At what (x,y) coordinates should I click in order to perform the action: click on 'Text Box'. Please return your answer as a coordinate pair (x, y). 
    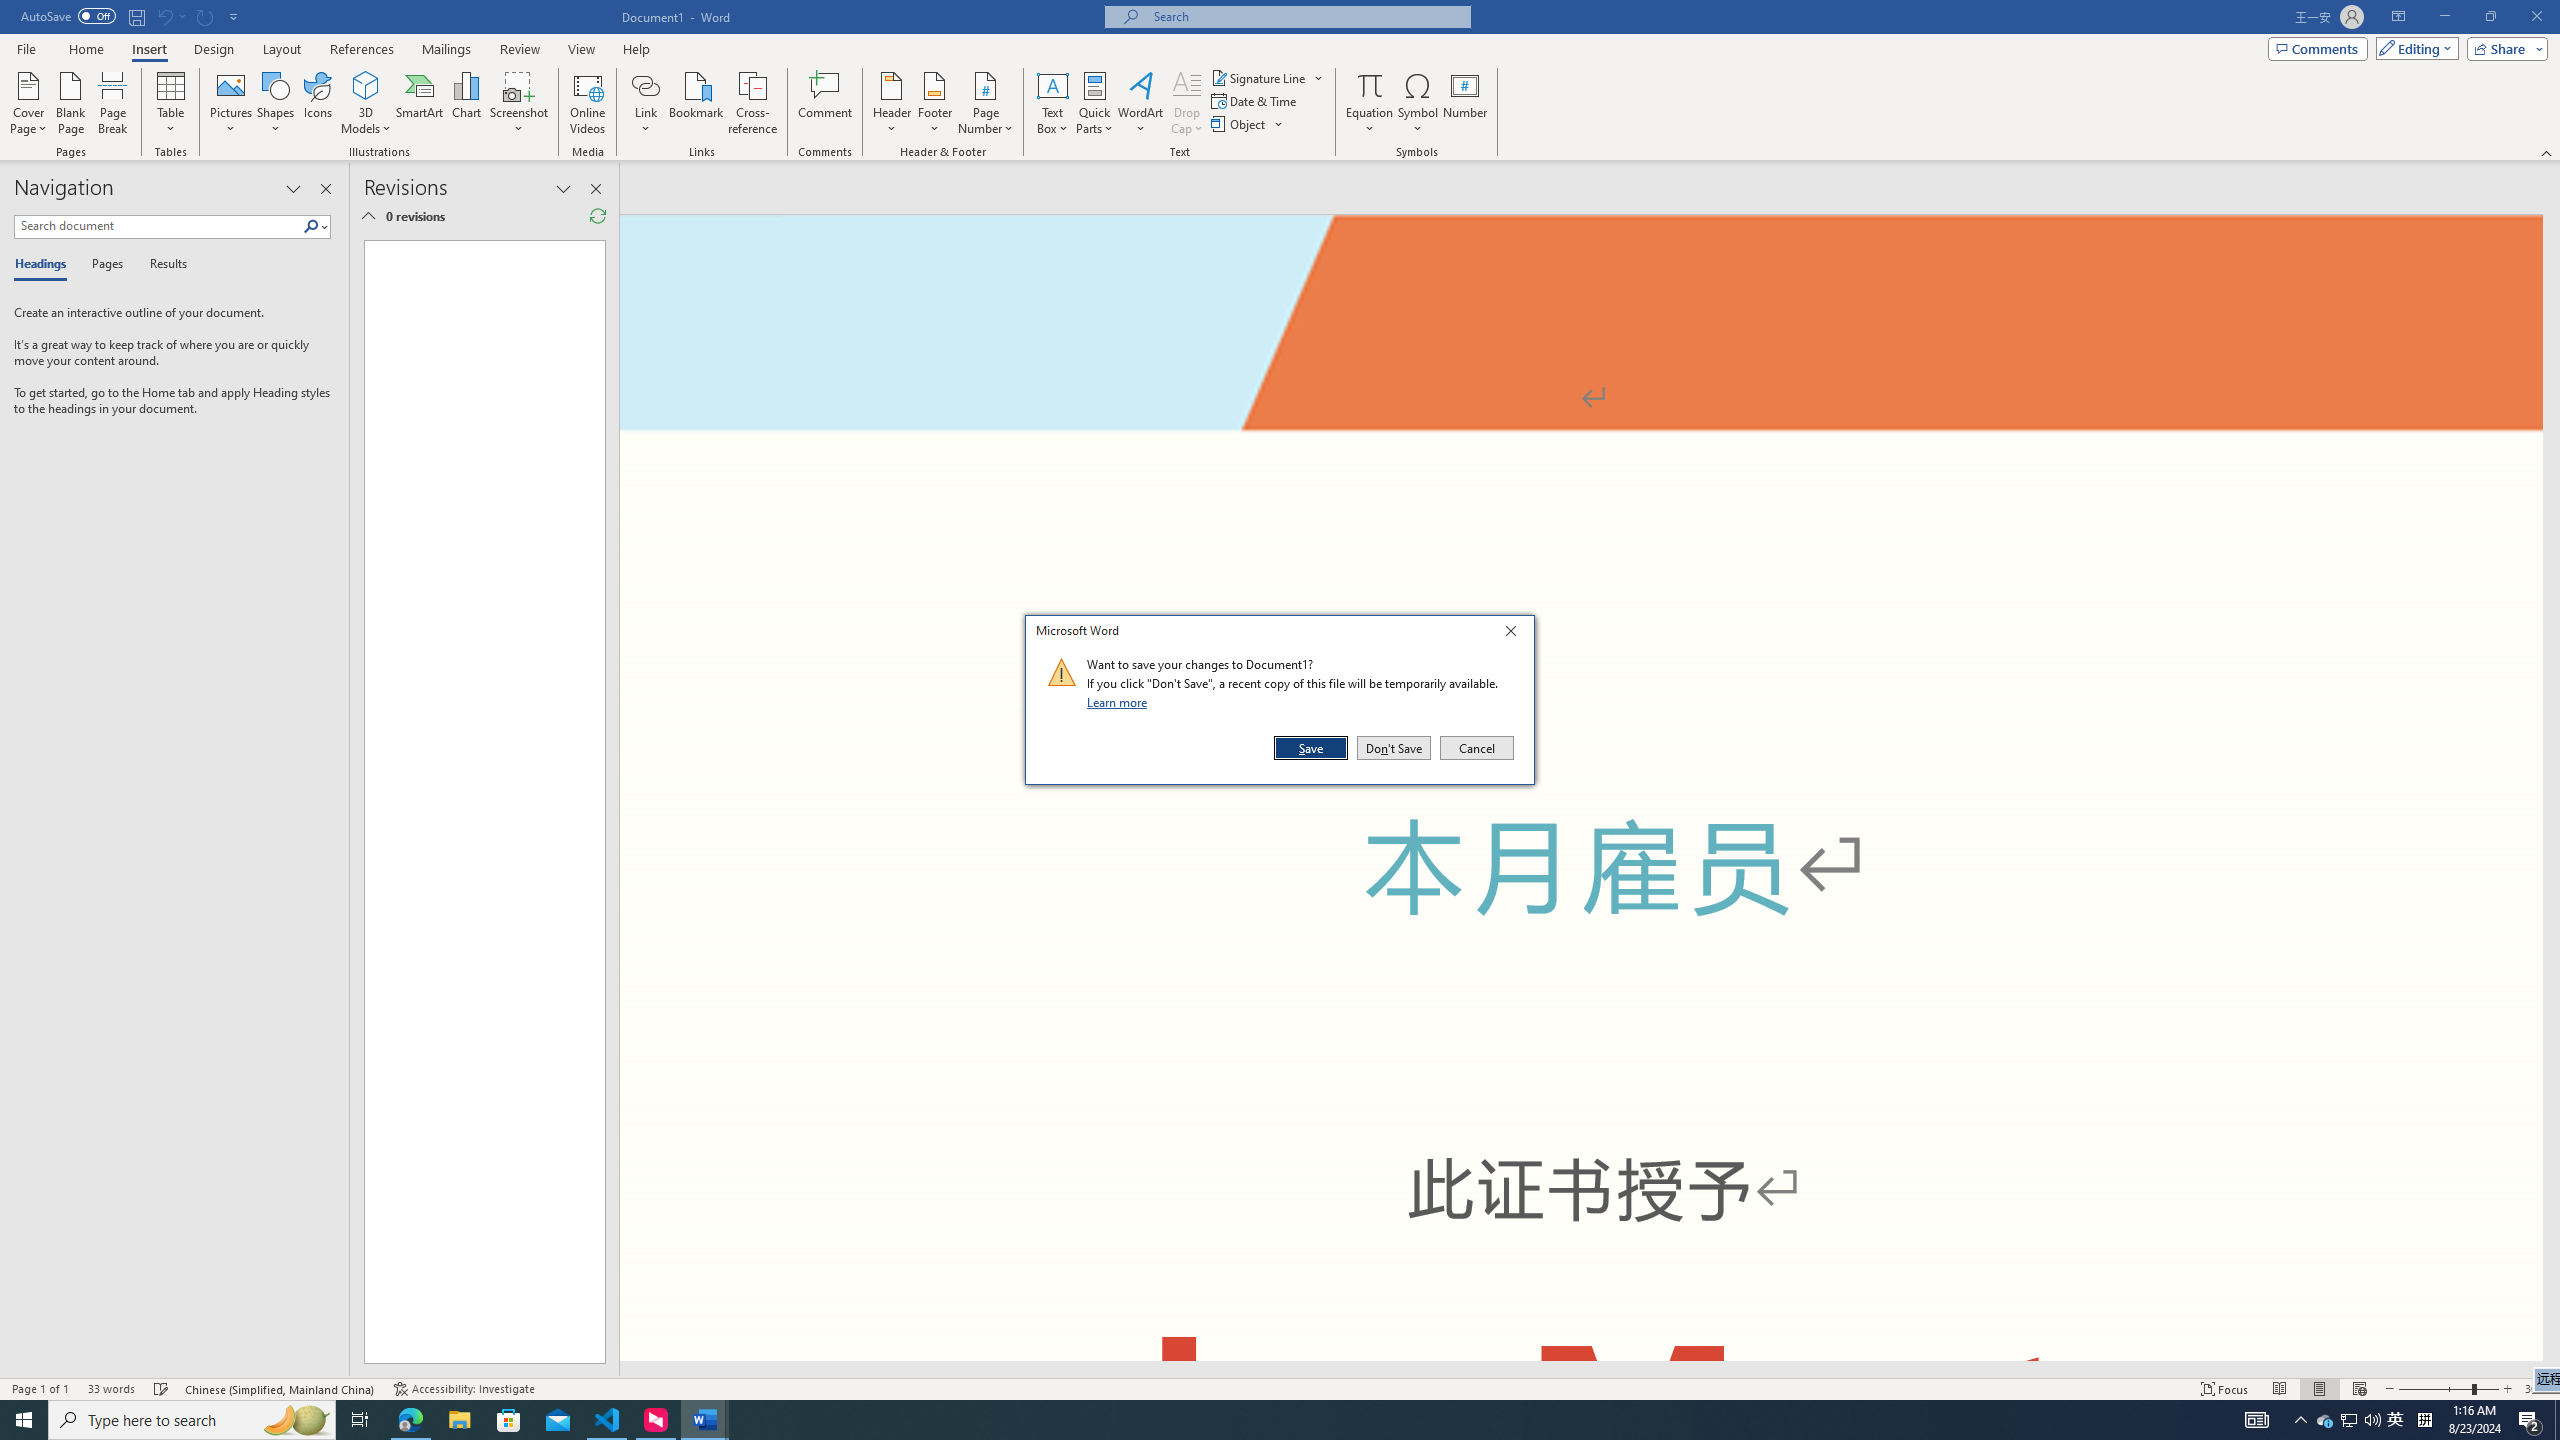
    Looking at the image, I should click on (1052, 103).